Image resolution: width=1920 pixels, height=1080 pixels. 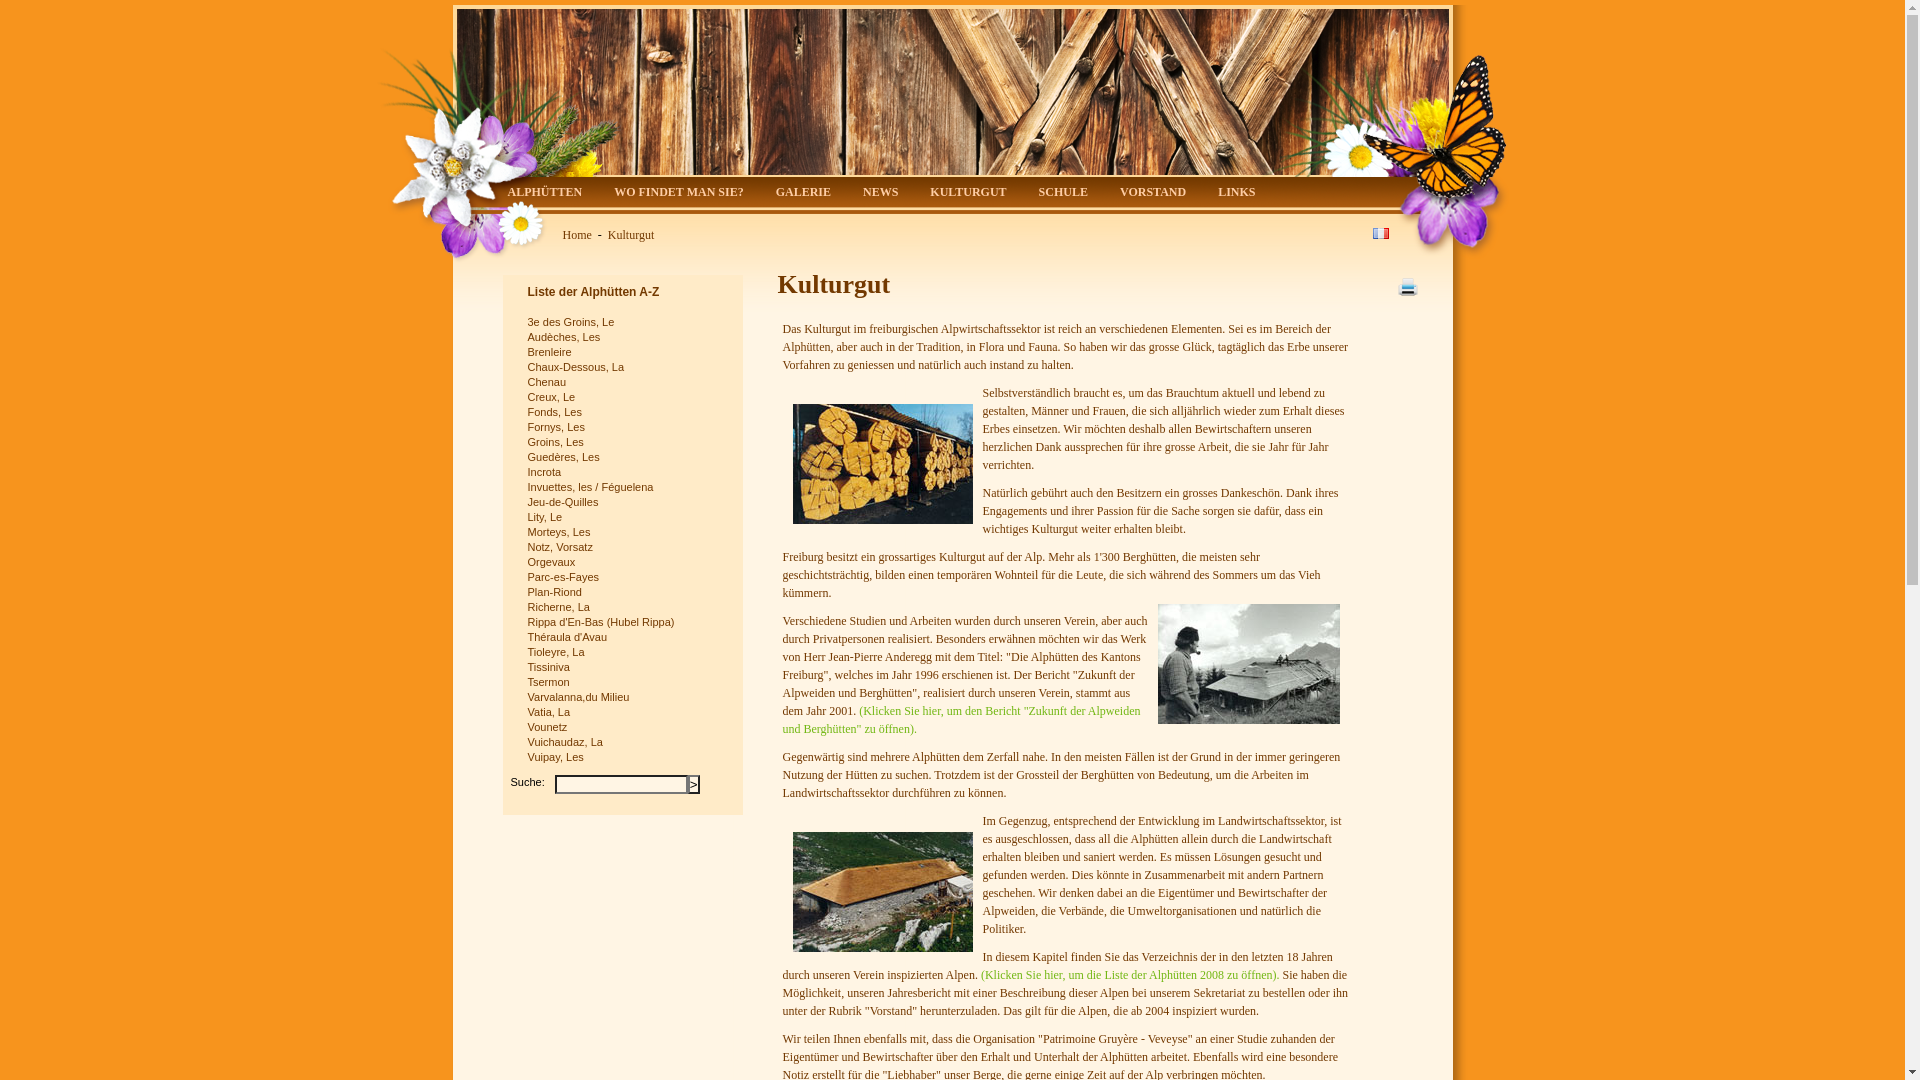 I want to click on 'Fonds, Les', so click(x=624, y=411).